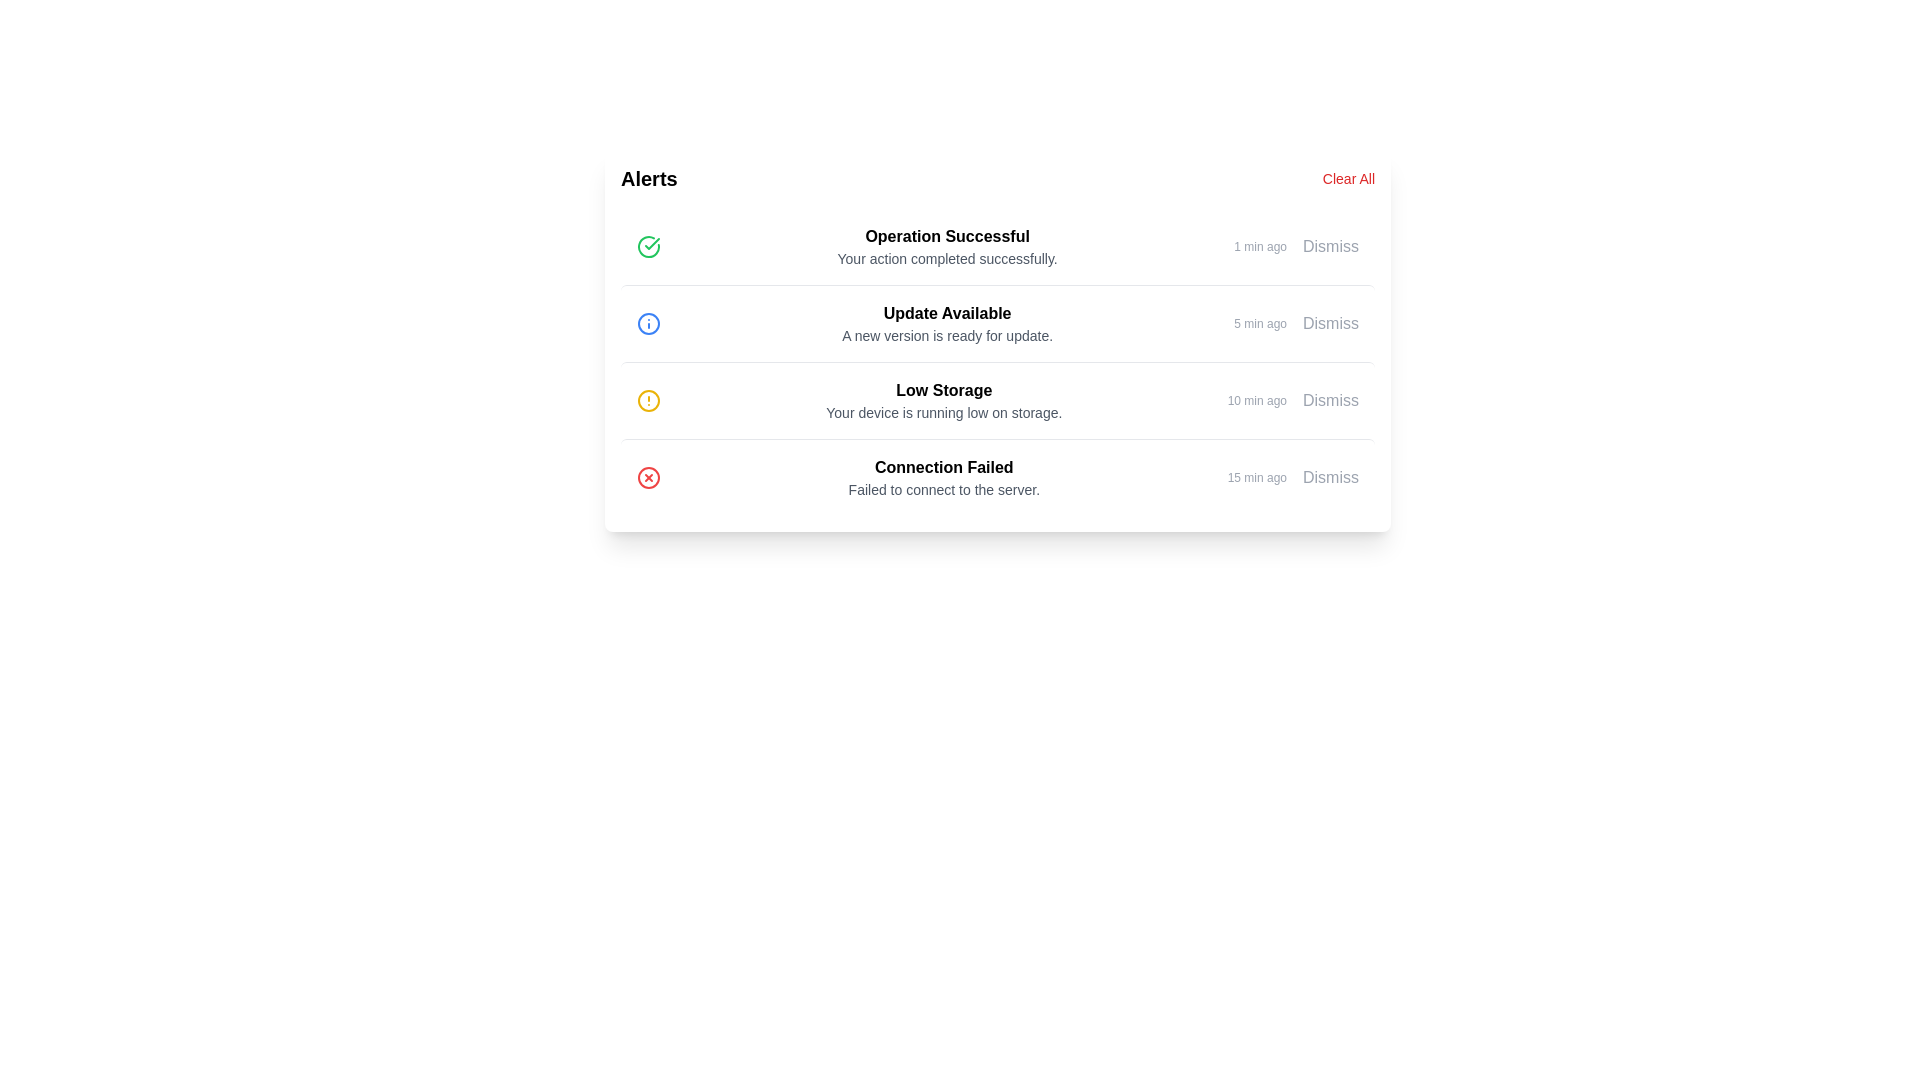 Image resolution: width=1920 pixels, height=1080 pixels. What do you see at coordinates (943, 489) in the screenshot?
I see `the text display that provides additional information about the 'Connection Failed' alert, located directly below the heading in the alerts panel` at bounding box center [943, 489].